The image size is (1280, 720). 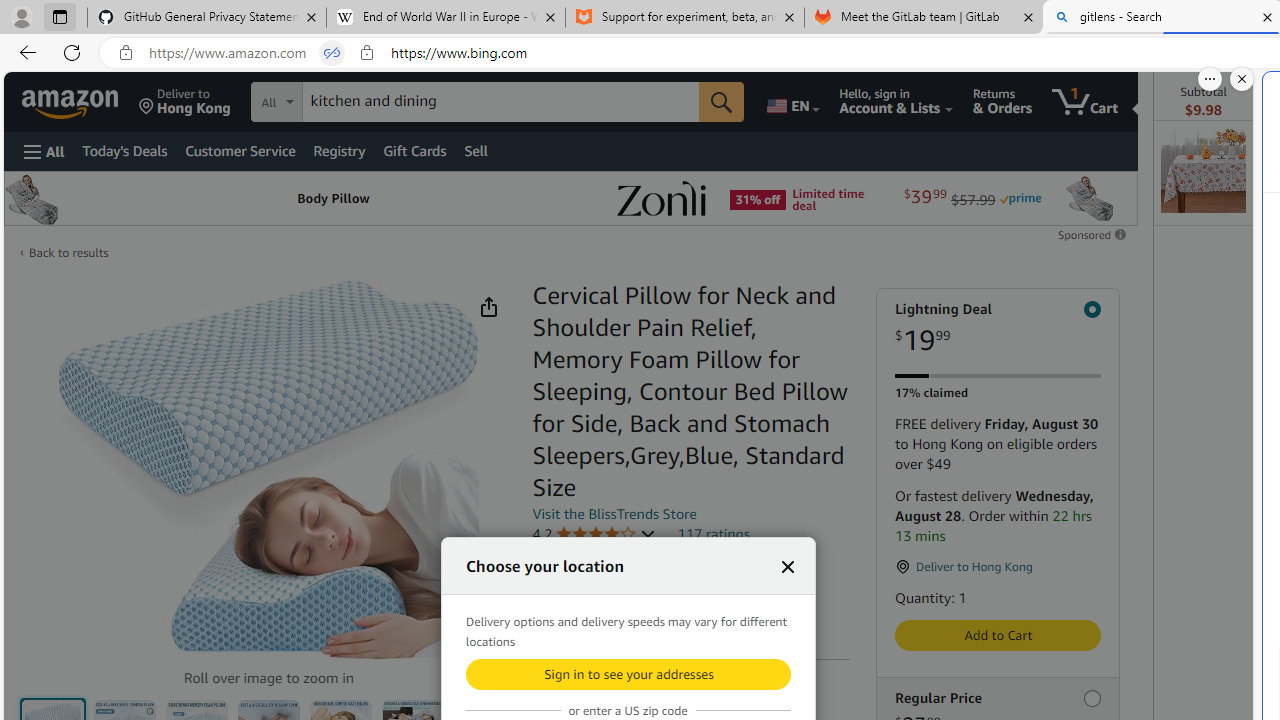 What do you see at coordinates (713, 532) in the screenshot?
I see `'117 ratings'` at bounding box center [713, 532].